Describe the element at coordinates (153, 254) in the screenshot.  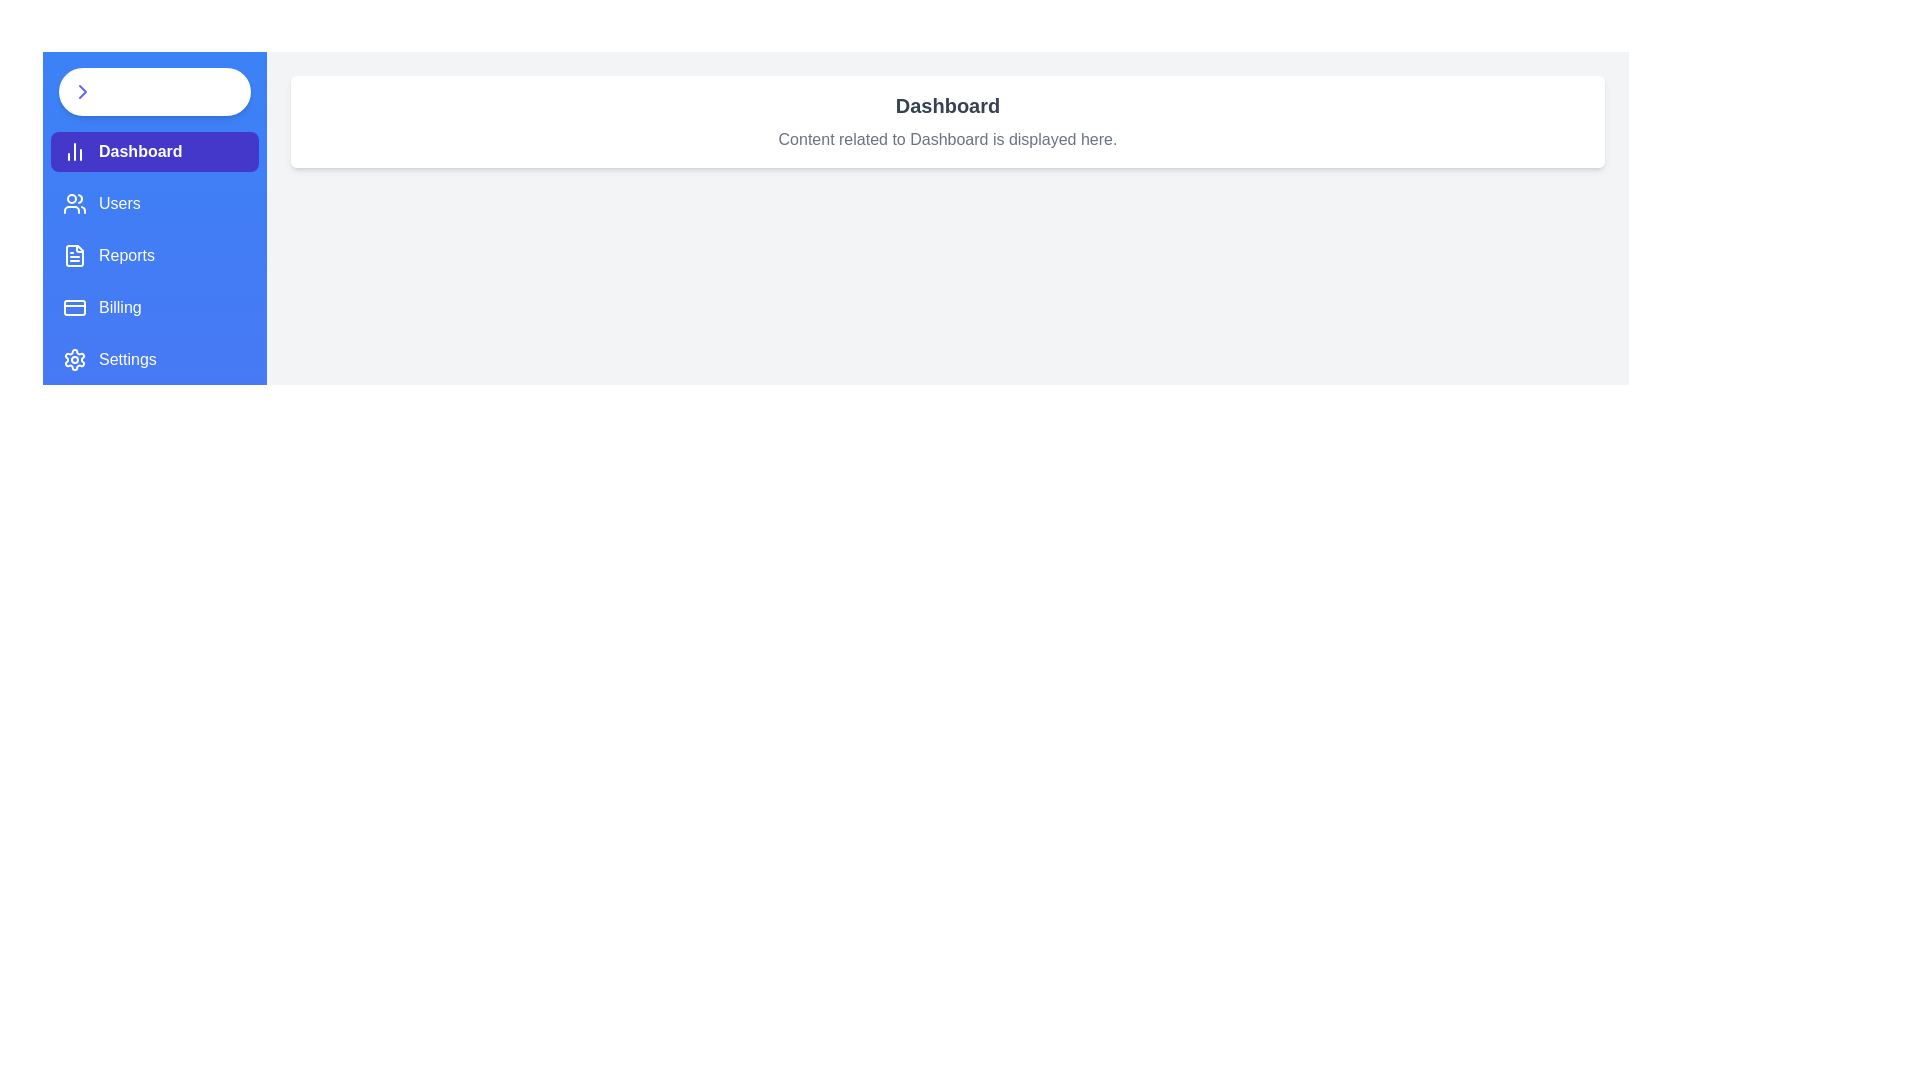
I see `the Reports tab to observe the hover effect` at that location.